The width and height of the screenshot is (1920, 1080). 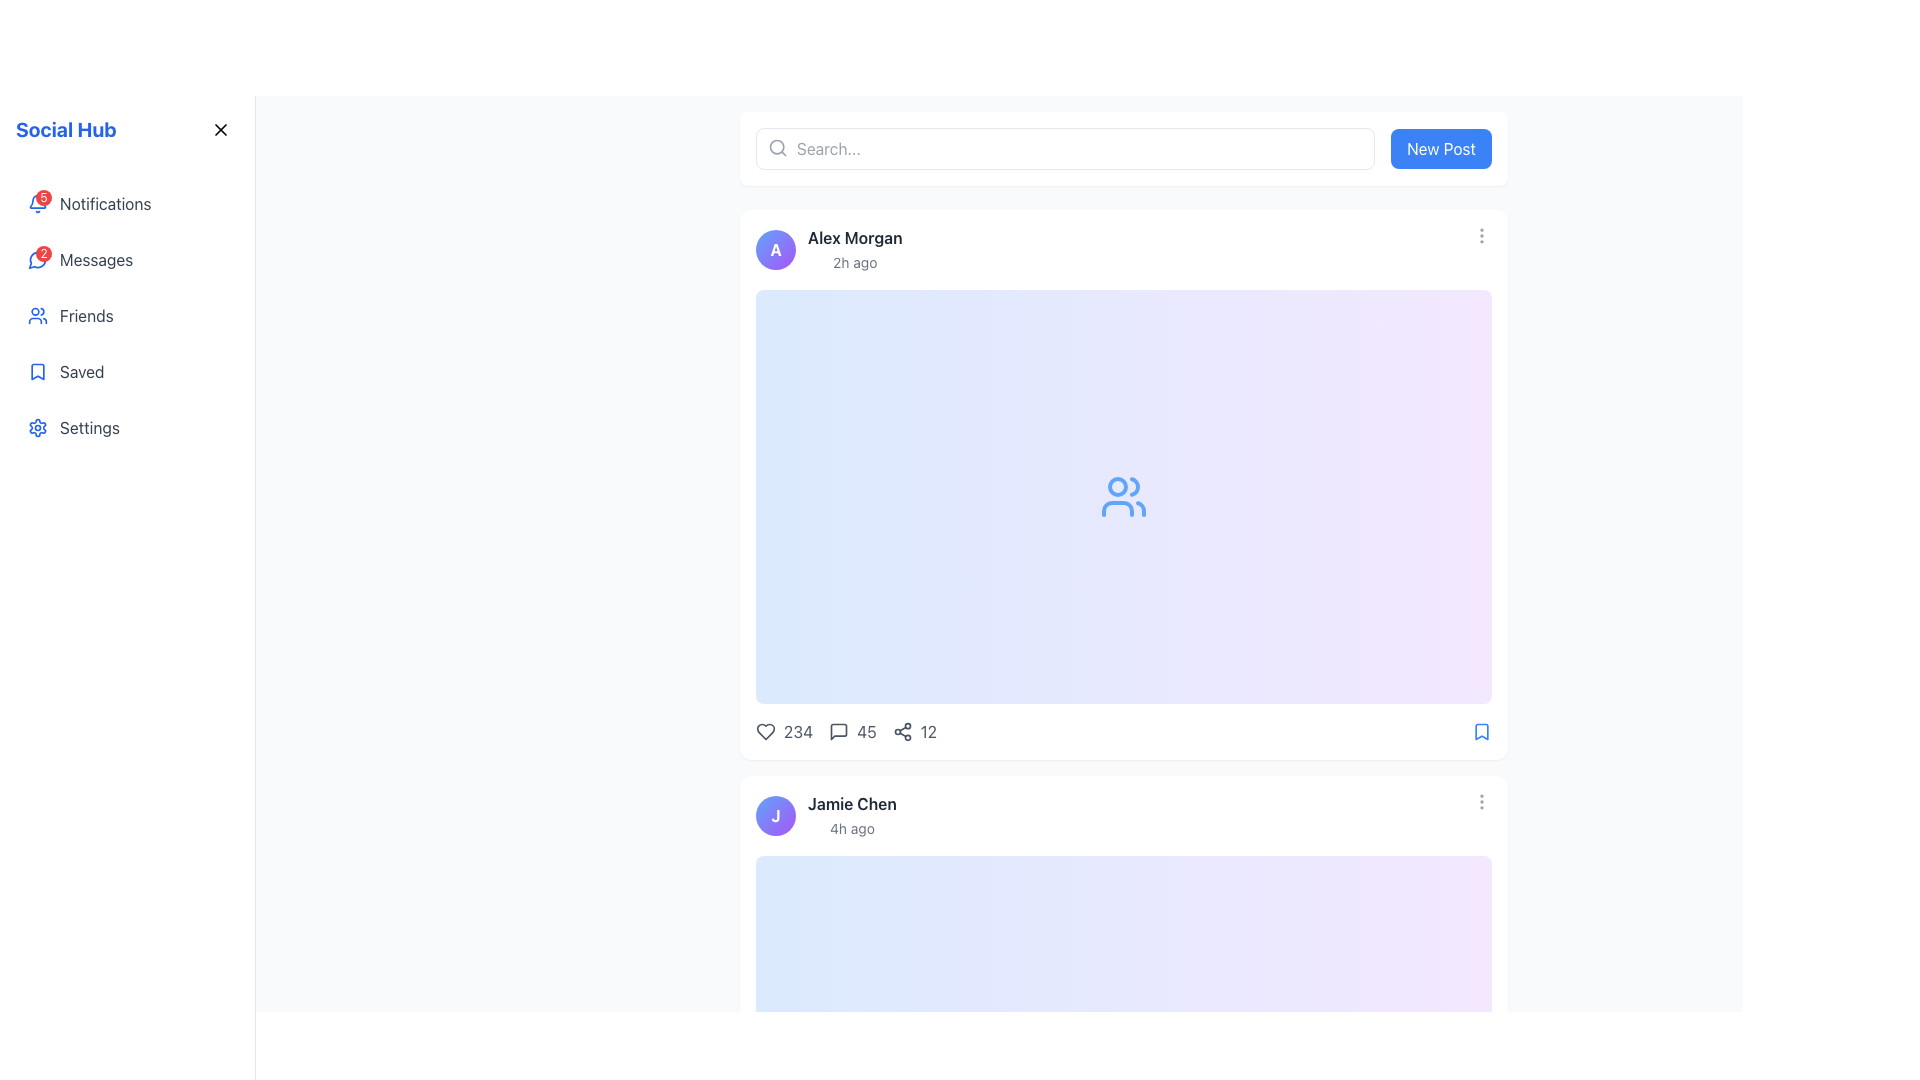 I want to click on the 'Friends' icon in the side navigation menu, which visually represents the concept of friends or social connections, so click(x=38, y=315).